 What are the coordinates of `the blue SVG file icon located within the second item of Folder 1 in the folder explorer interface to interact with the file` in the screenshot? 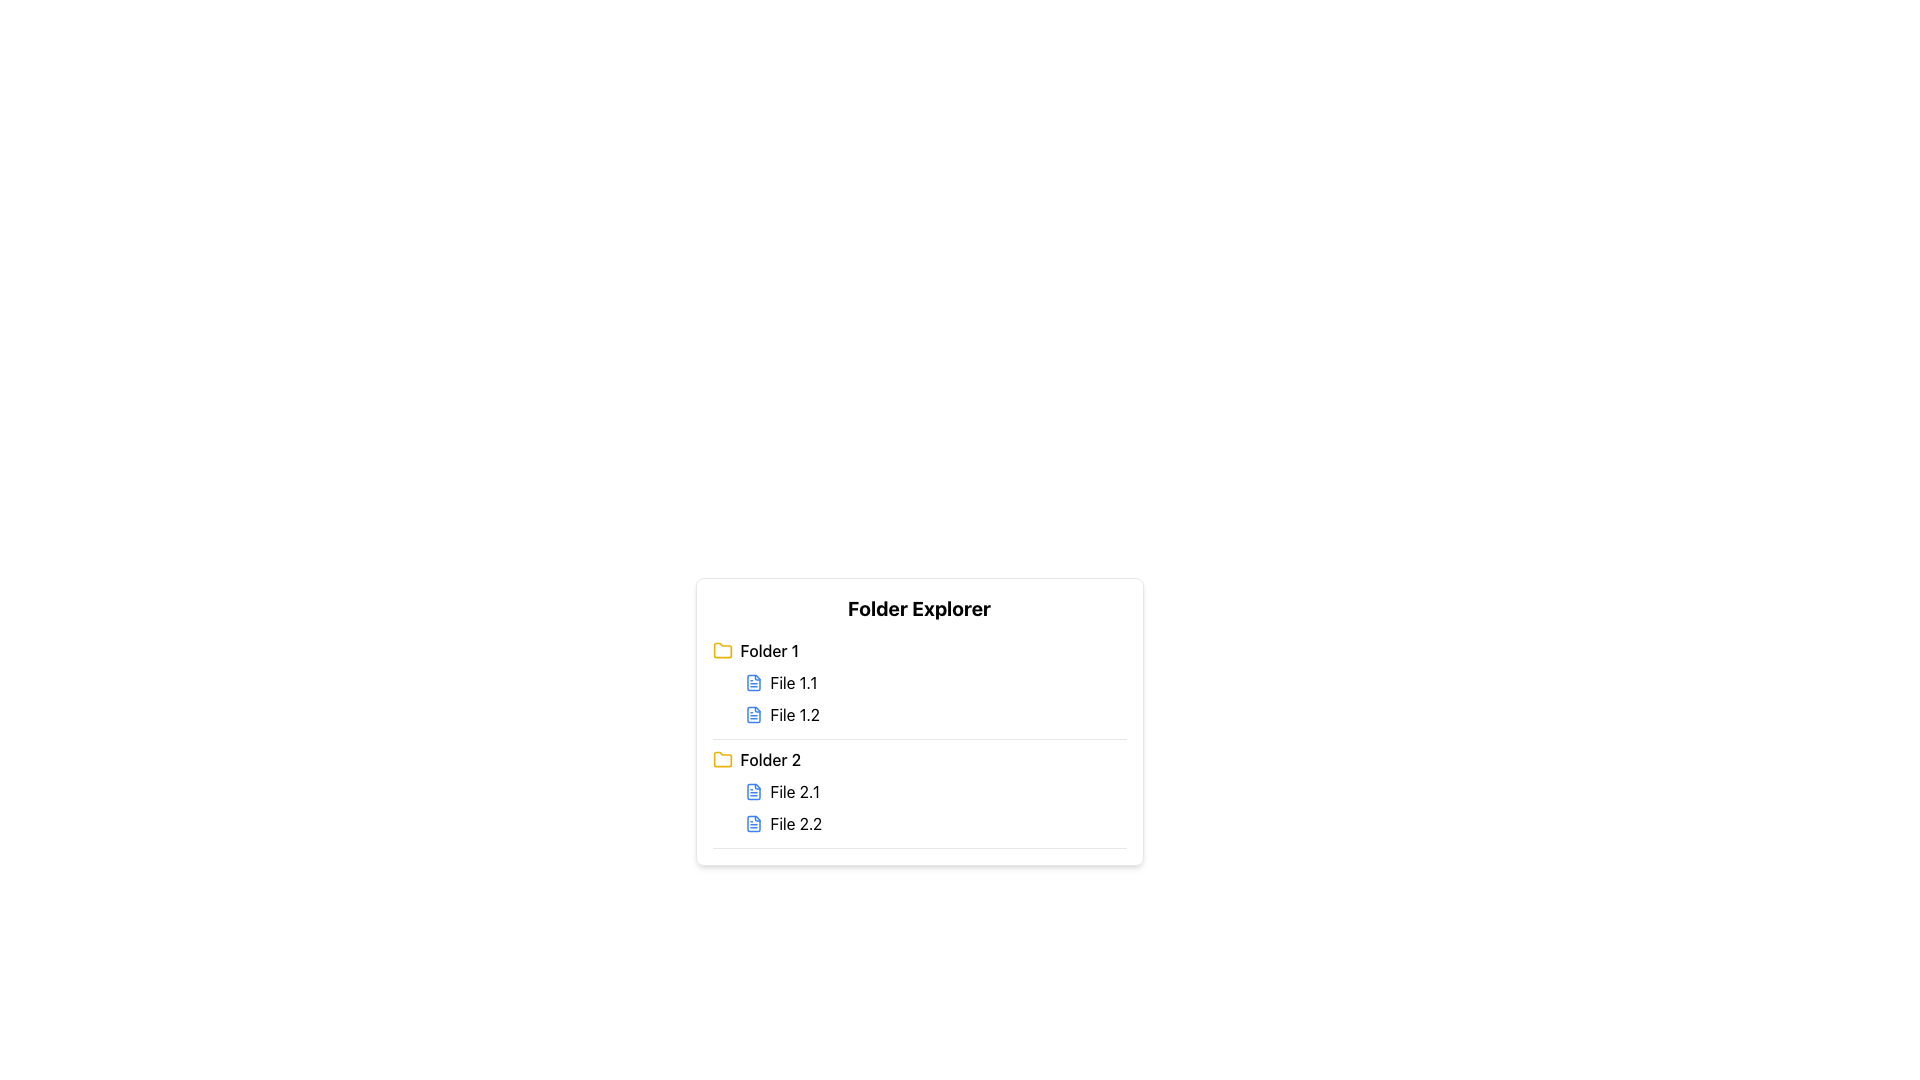 It's located at (752, 713).